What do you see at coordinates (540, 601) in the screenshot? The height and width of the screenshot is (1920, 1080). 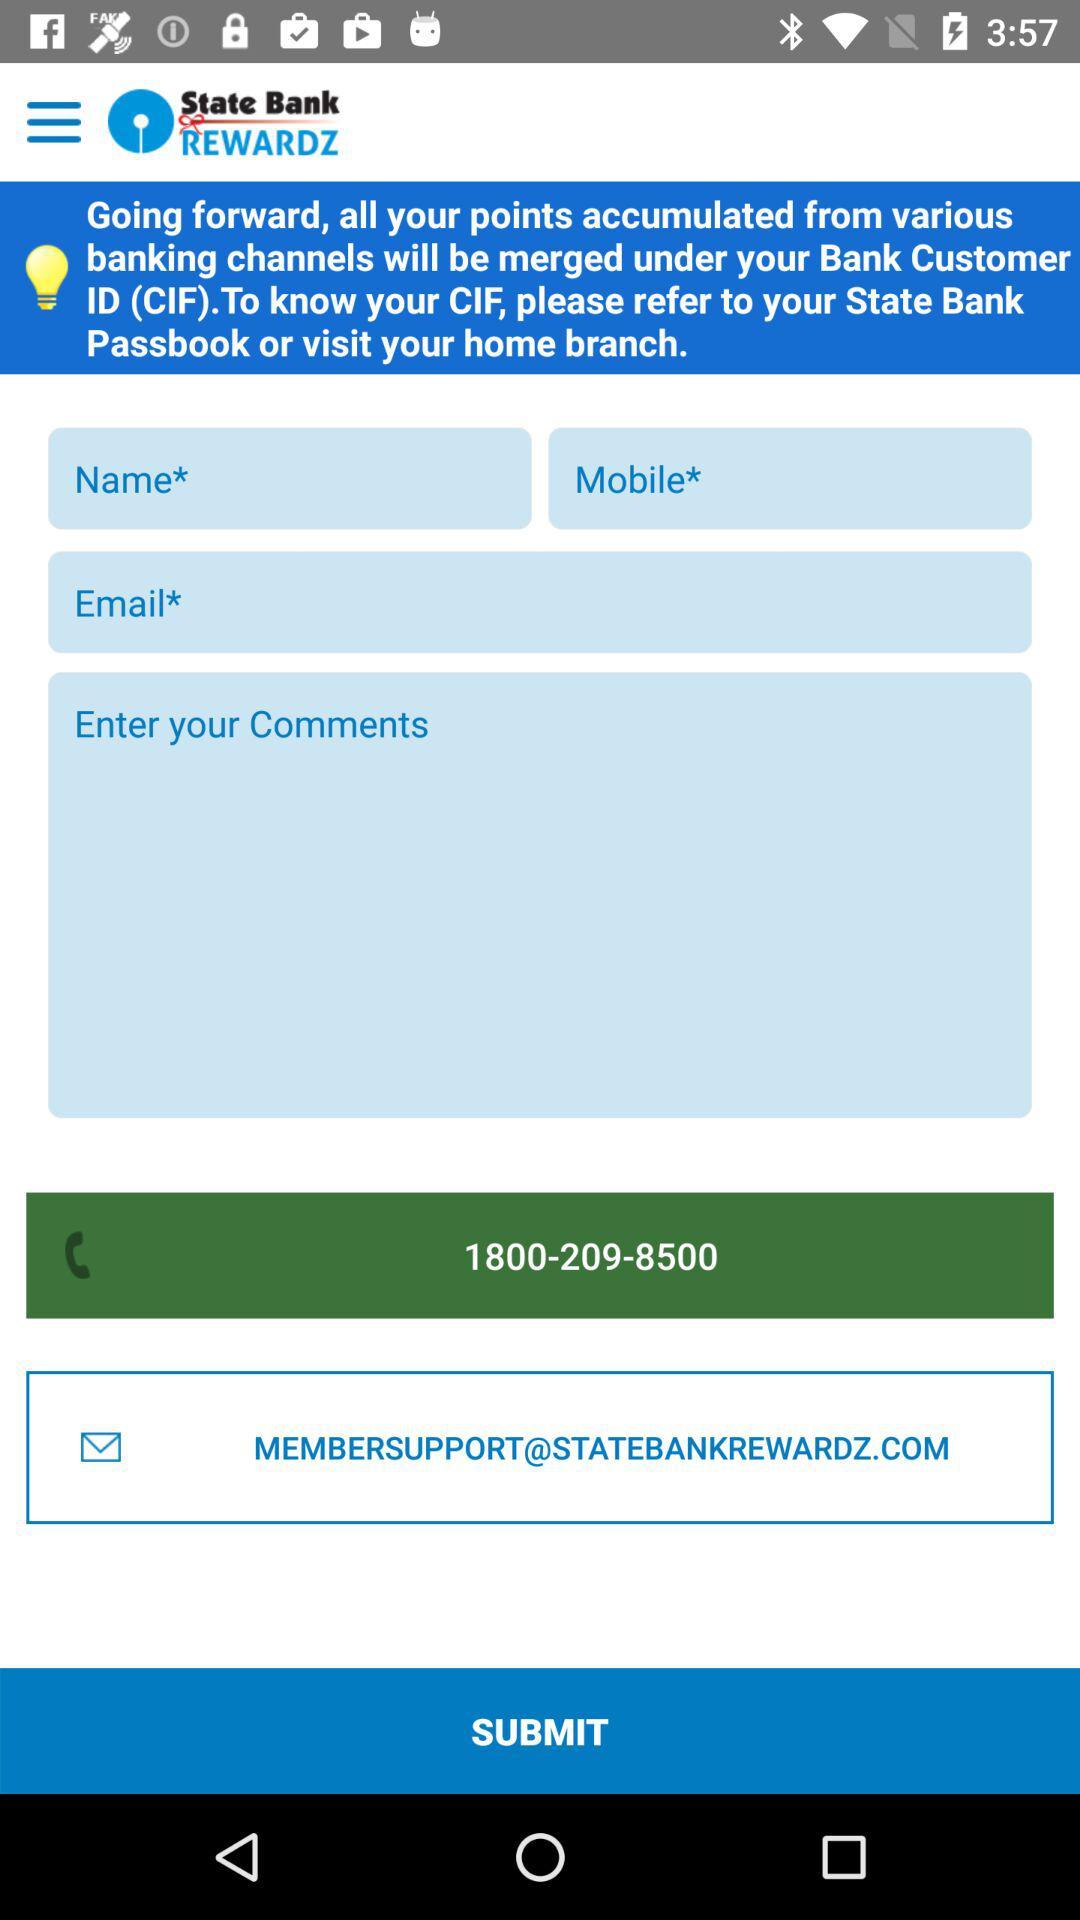 I see `type email bar` at bounding box center [540, 601].